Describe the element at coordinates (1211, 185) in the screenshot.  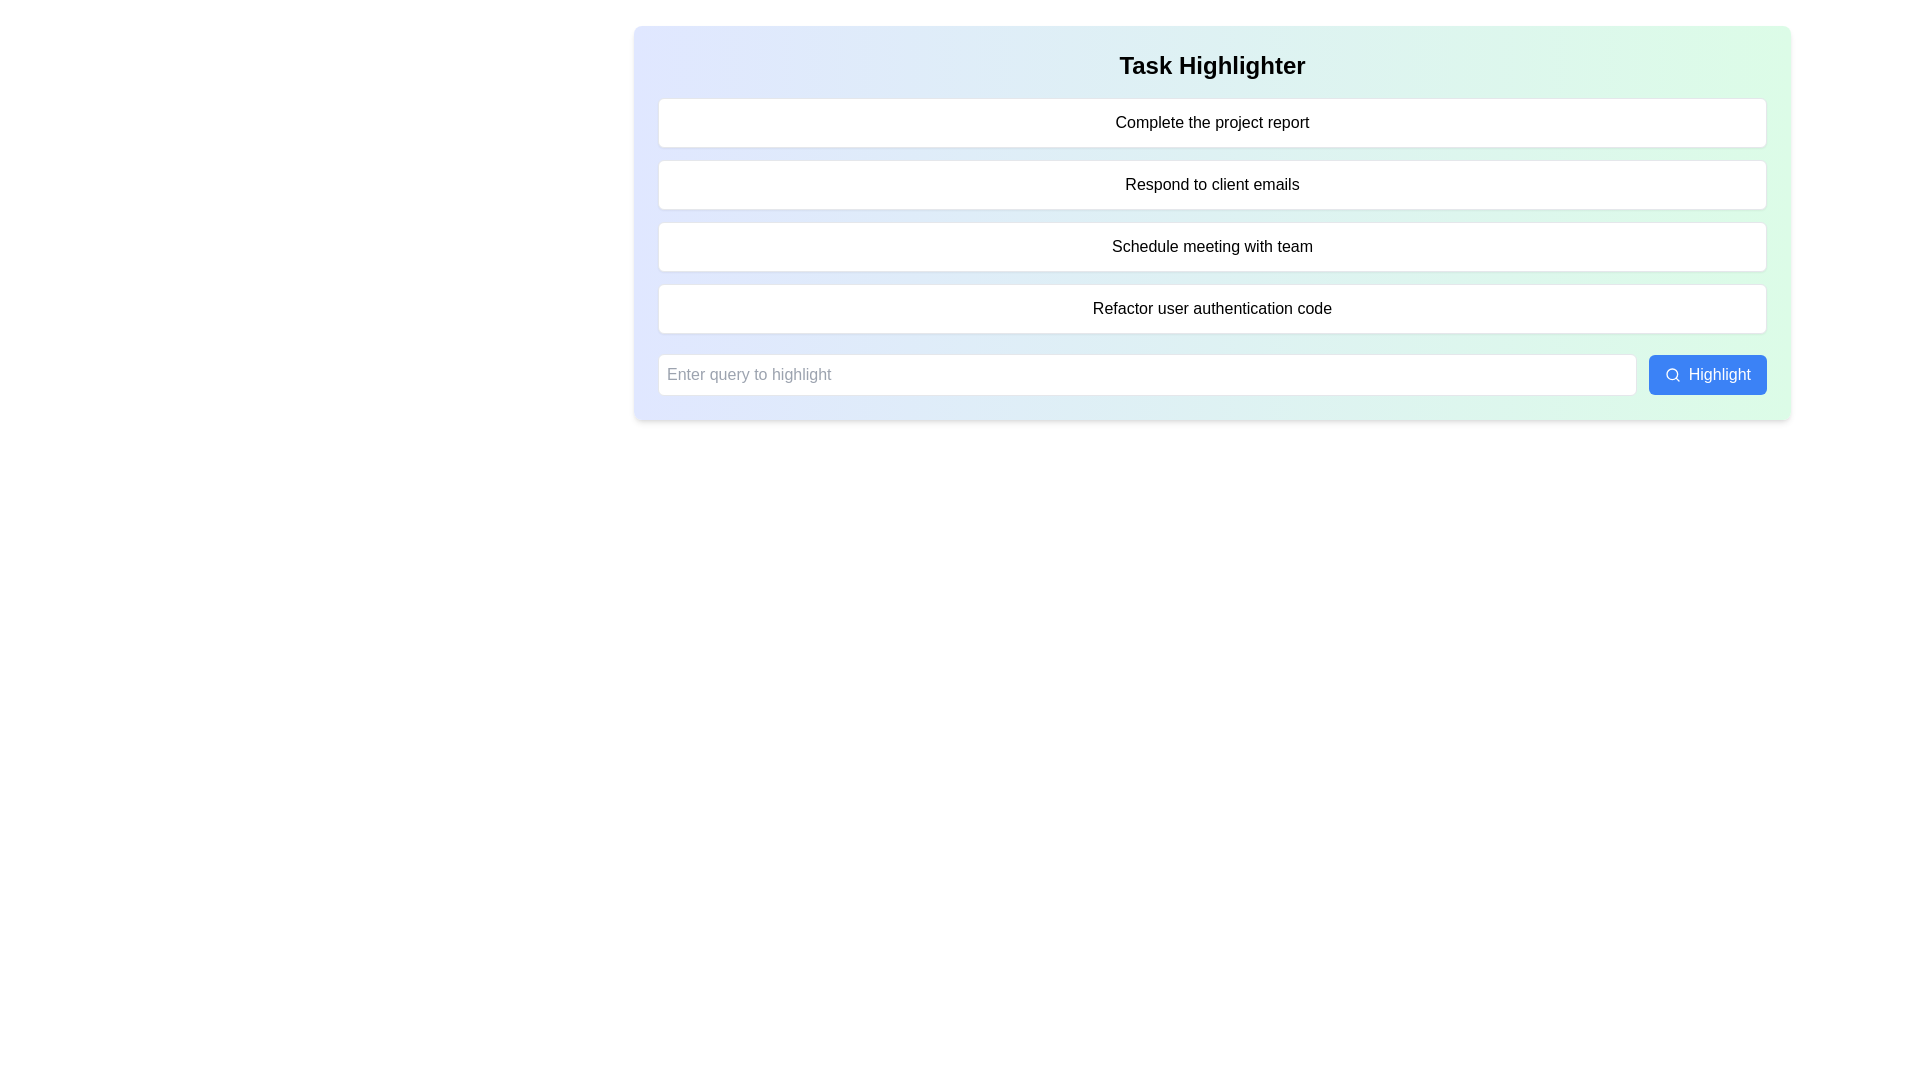
I see `the list item element that contains the text 'Respond to client emails', which is the second item in a vertical list, featuring a white background, rounded corners, and a shadow effect` at that location.